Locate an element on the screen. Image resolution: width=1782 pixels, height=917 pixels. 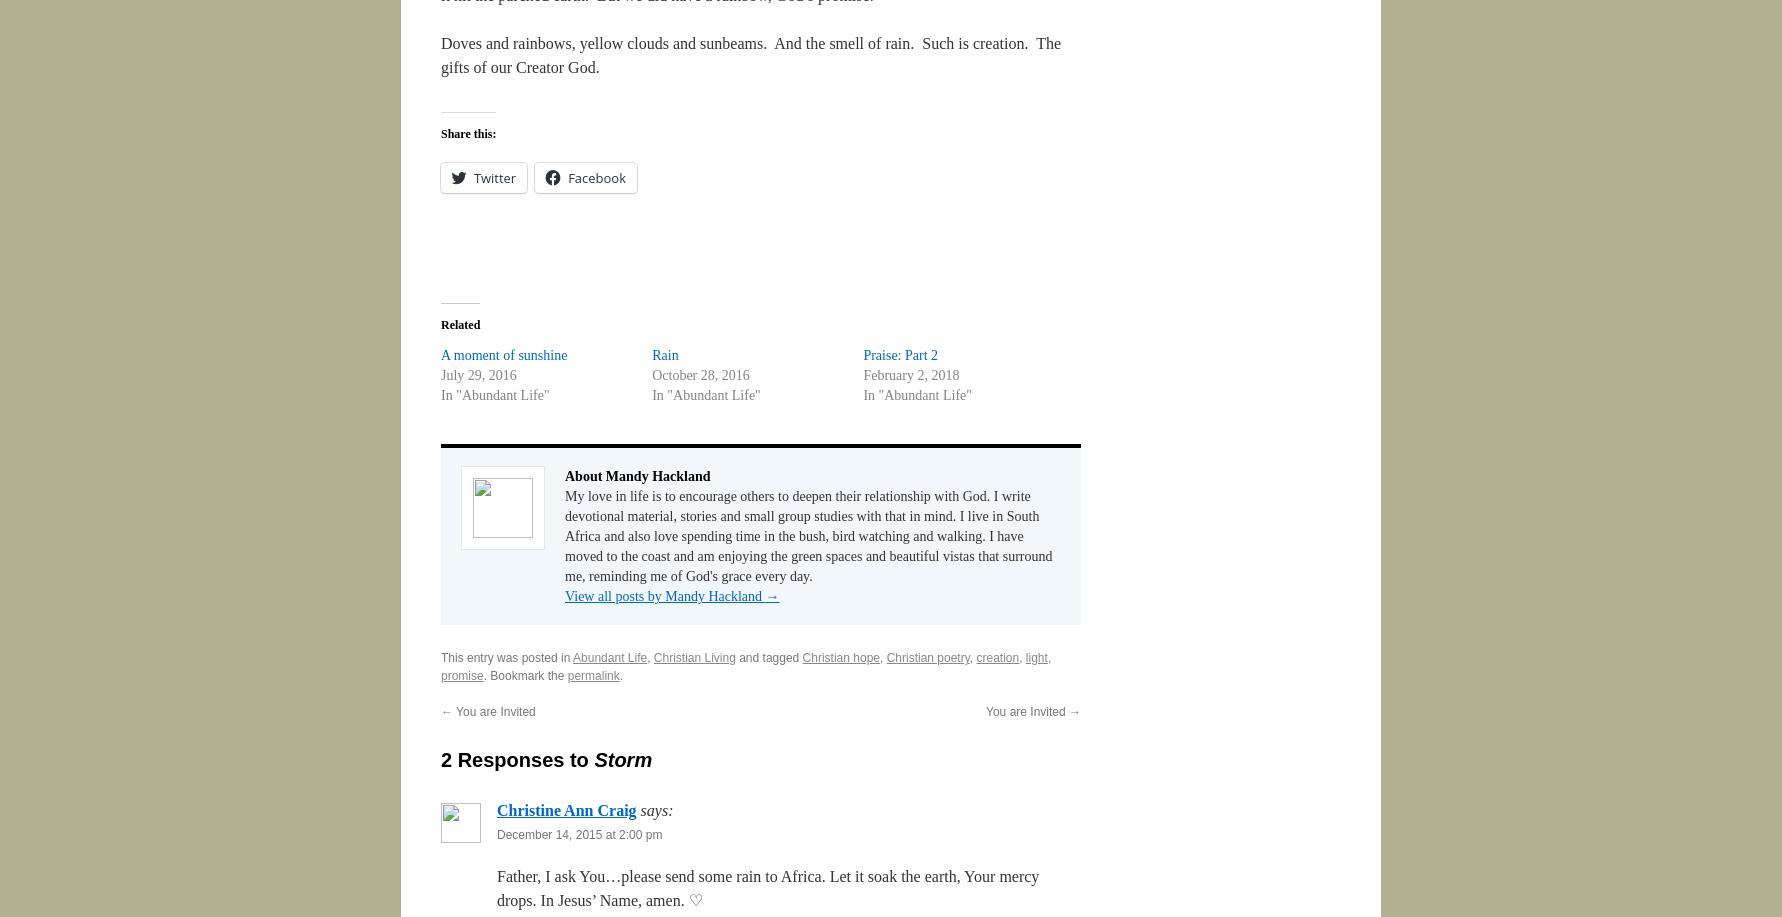
'Christian Living' is located at coordinates (693, 658).